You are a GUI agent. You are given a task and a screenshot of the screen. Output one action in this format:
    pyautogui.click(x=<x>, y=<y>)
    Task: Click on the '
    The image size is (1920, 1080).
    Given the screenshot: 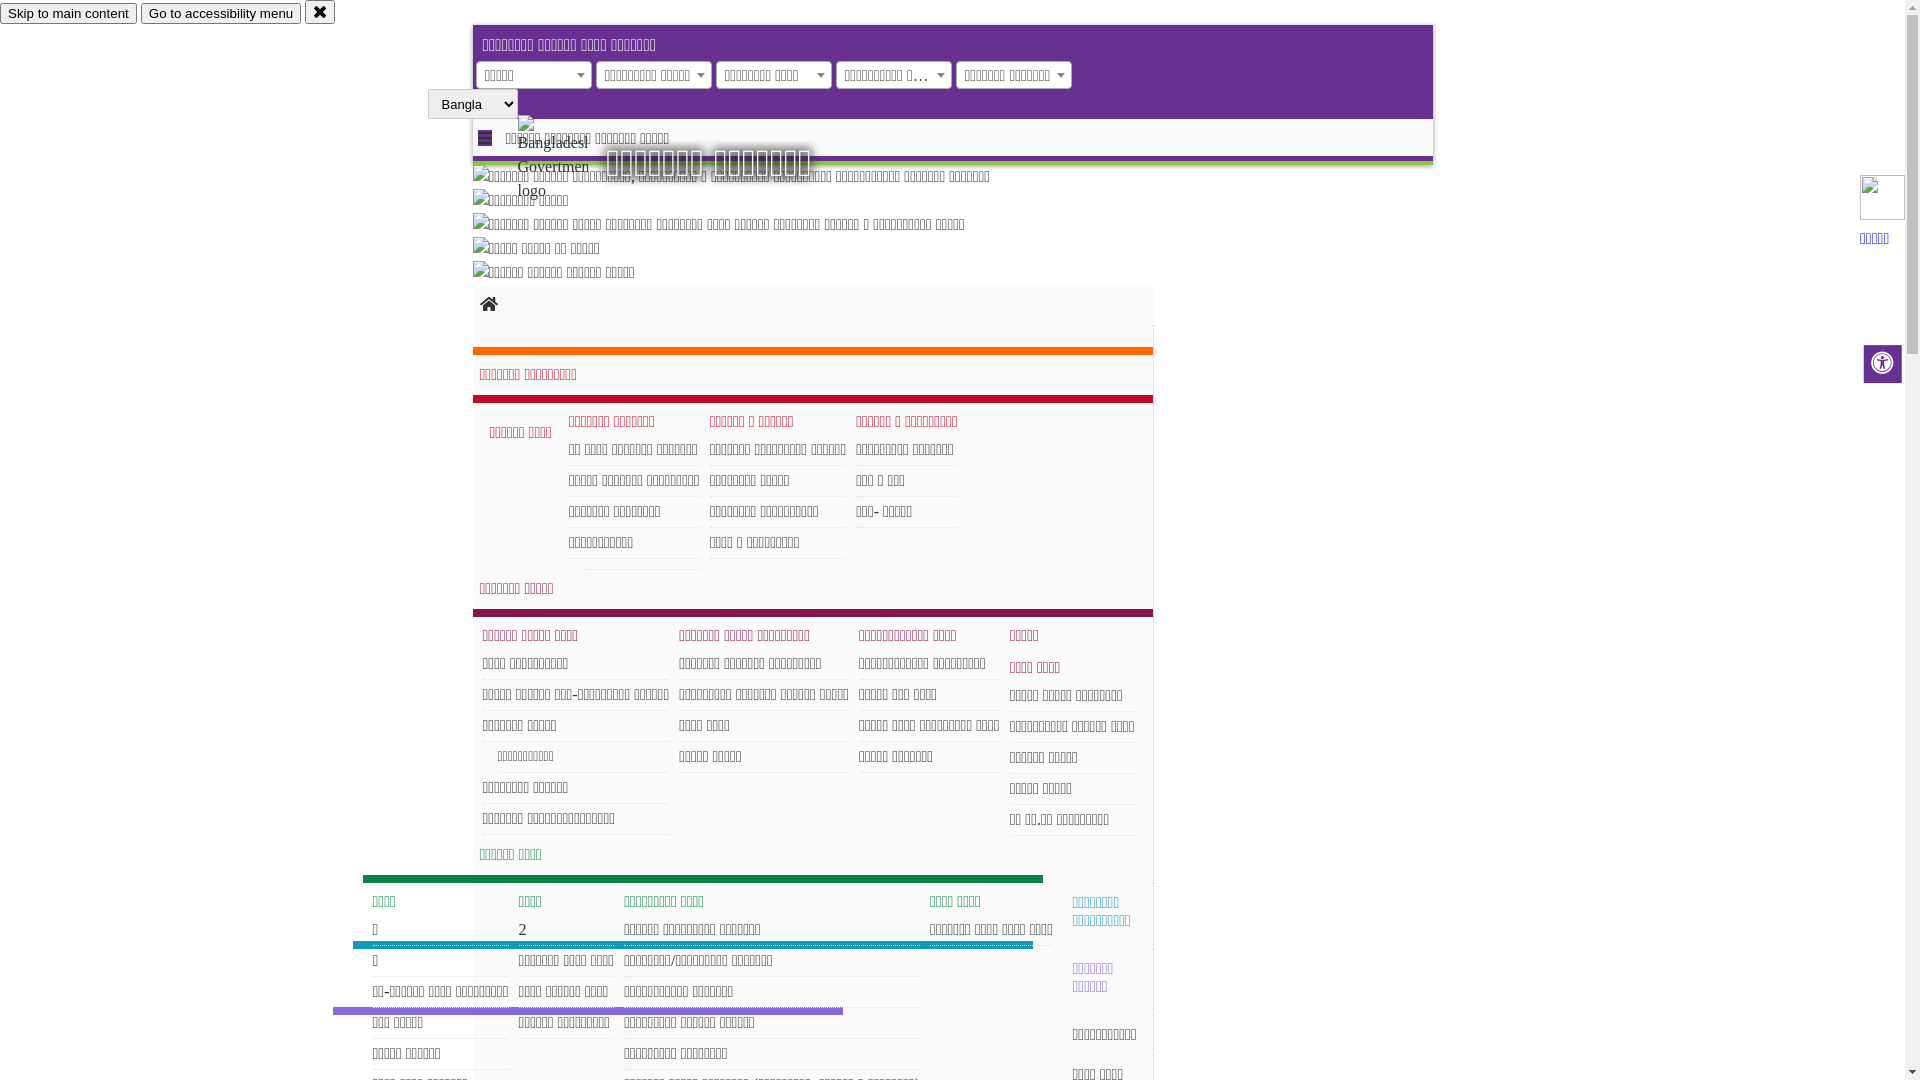 What is the action you would take?
    pyautogui.click(x=569, y=157)
    